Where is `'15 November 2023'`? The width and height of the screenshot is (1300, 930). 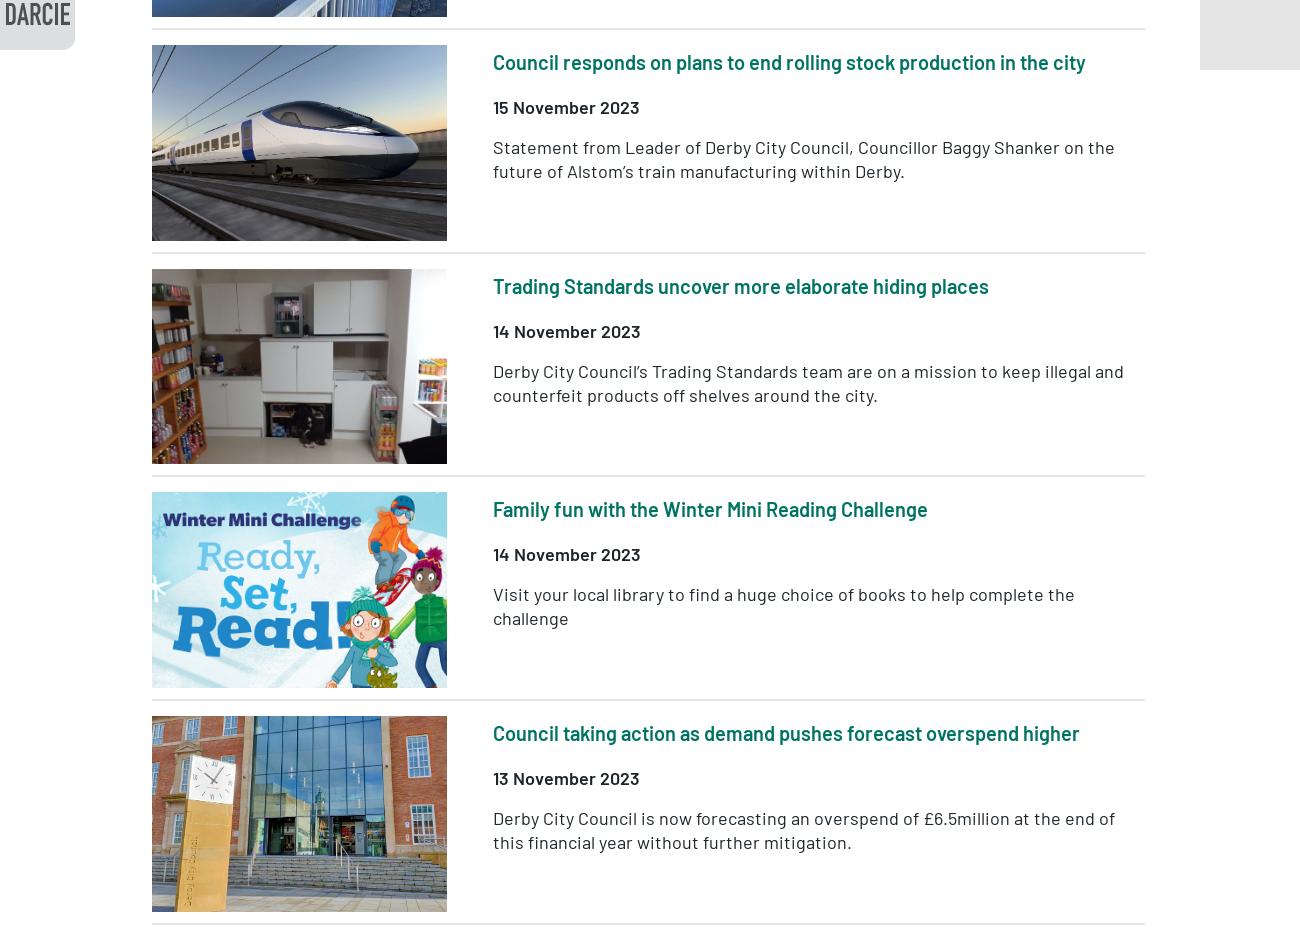 '15 November 2023' is located at coordinates (565, 106).